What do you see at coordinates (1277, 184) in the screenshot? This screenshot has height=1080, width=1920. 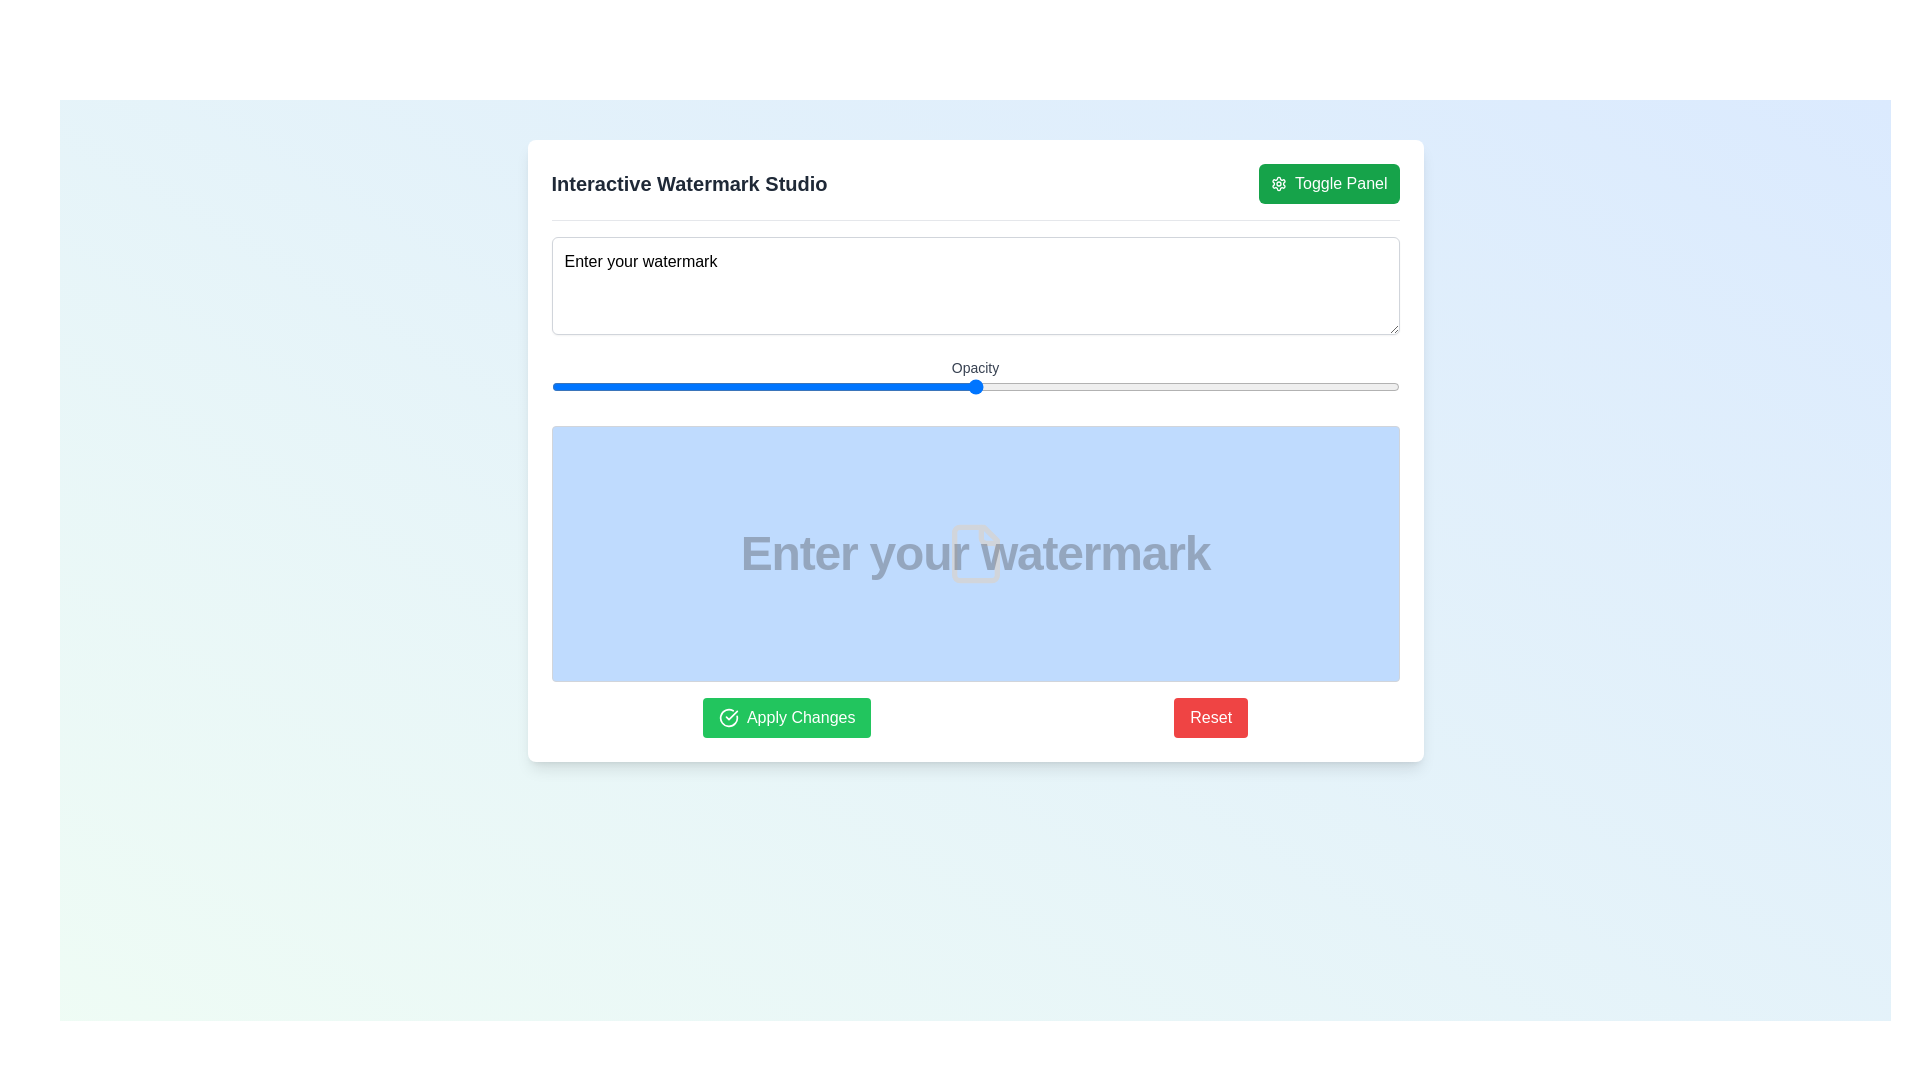 I see `the green settings gear icon located at the left side of the 'Toggle Panel' button at the top-right corner of the application's header` at bounding box center [1277, 184].